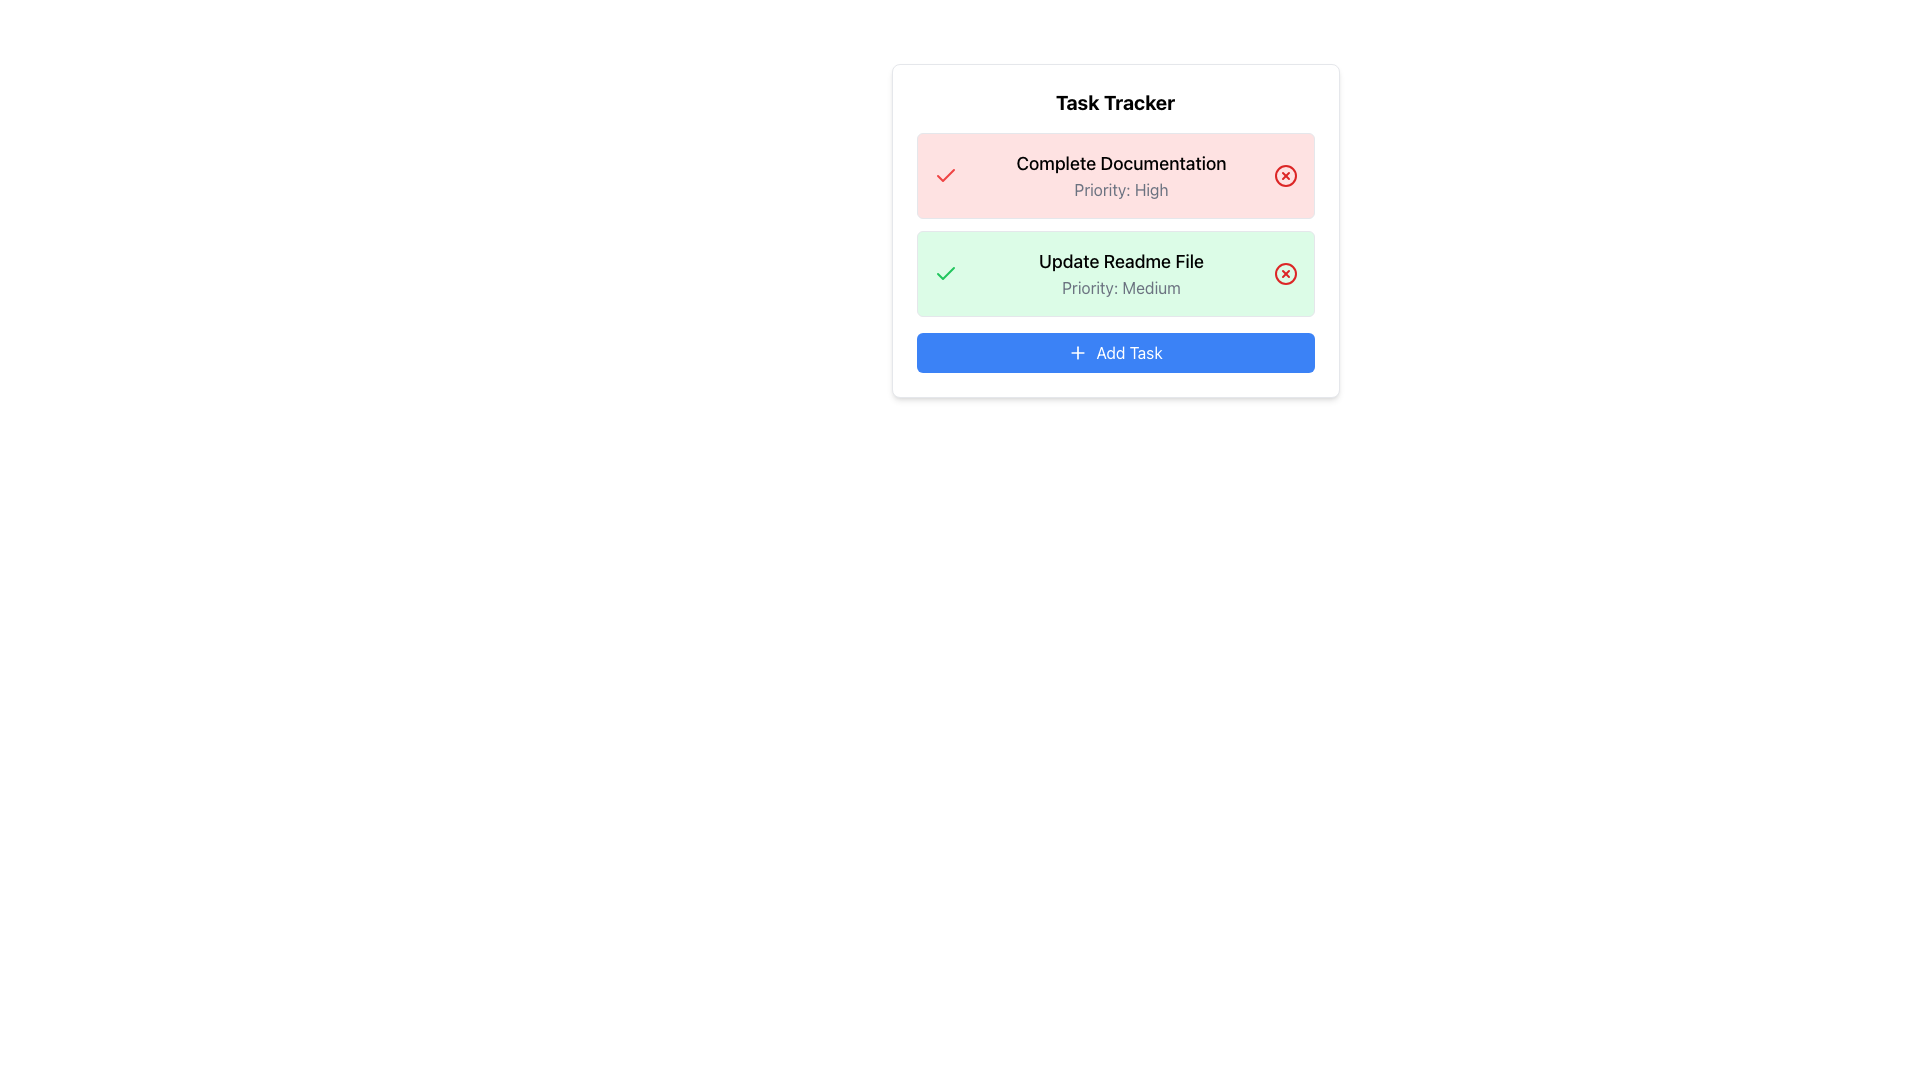 This screenshot has width=1920, height=1080. What do you see at coordinates (1121, 189) in the screenshot?
I see `static text label that displays 'Priority: High' located in the 'Complete Documentation' task box, which is styled with a gray font and positioned below the main title` at bounding box center [1121, 189].